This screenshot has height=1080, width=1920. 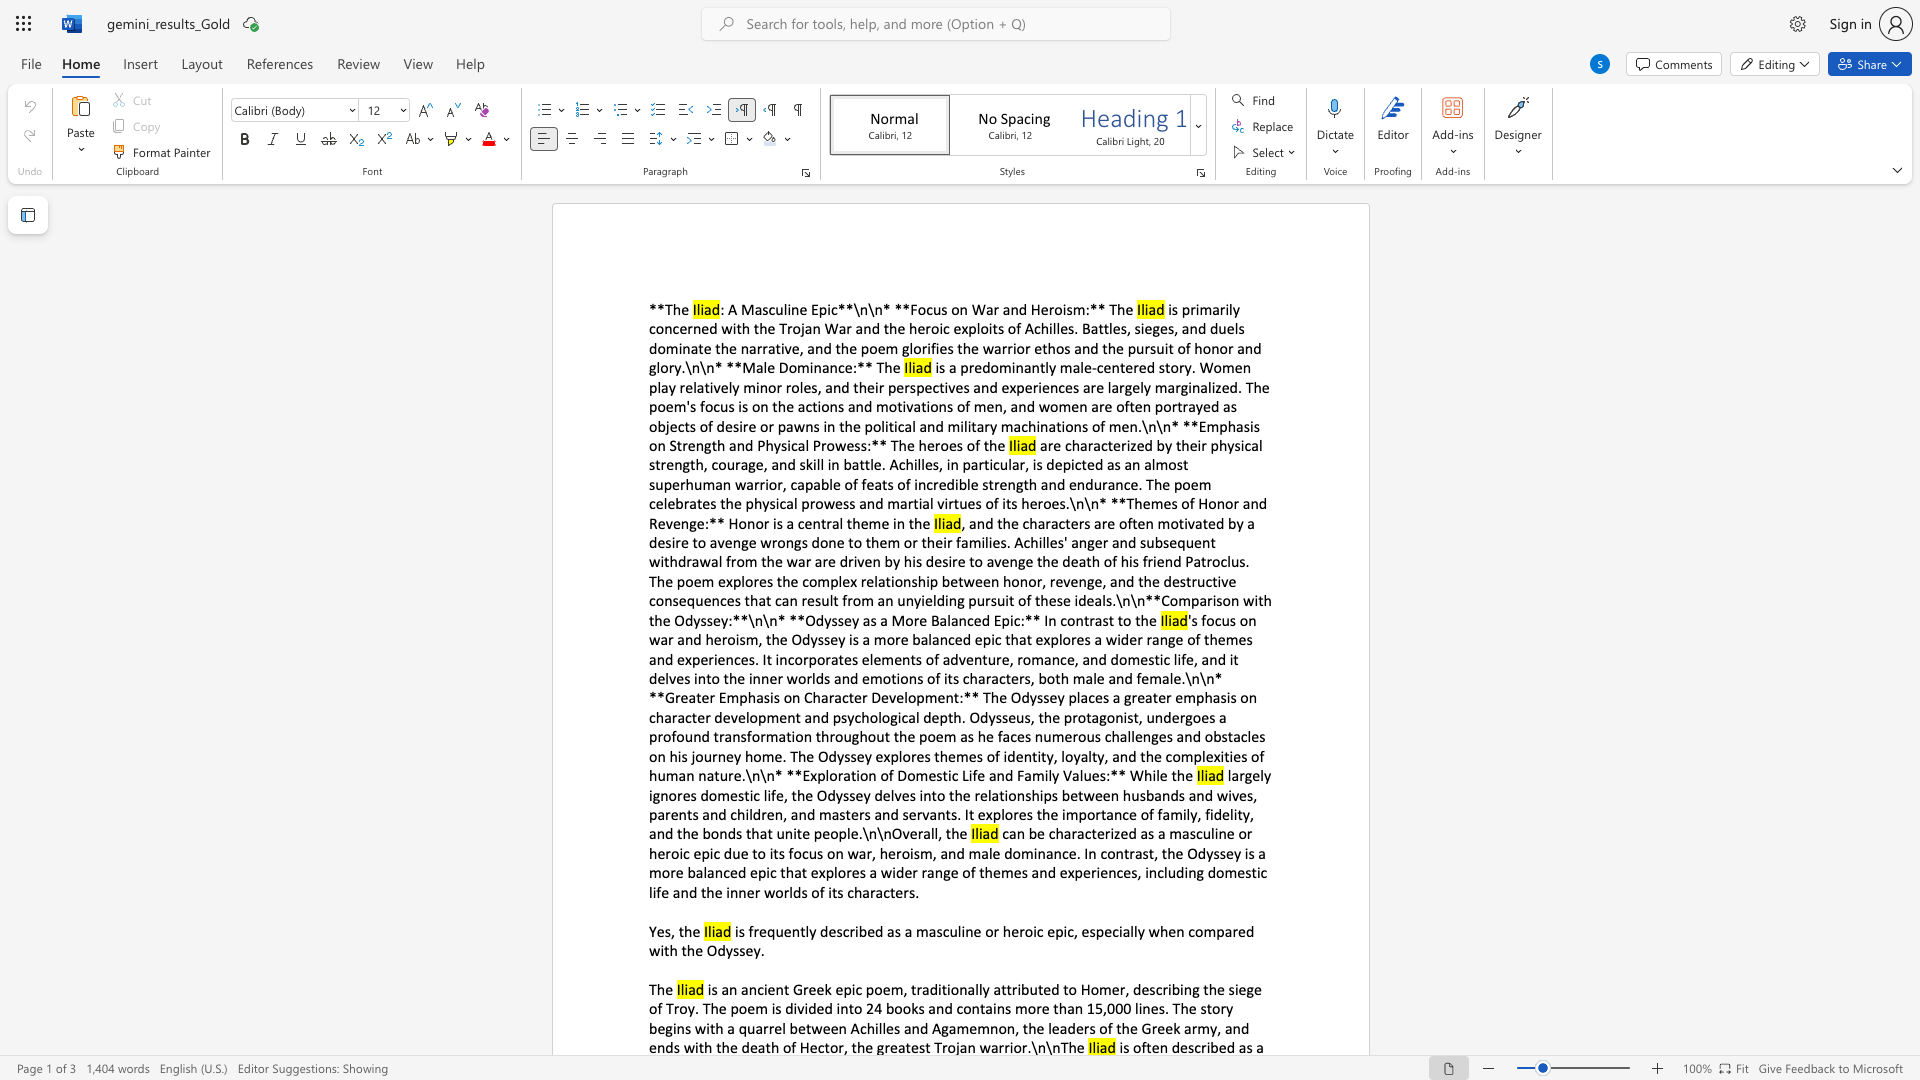 What do you see at coordinates (882, 327) in the screenshot?
I see `the subset text "the heroic exploits of Achilles. Battles, sieges, and duels dominate the narrative, and the poem glorifie" within the text "is primarily concerned with the Trojan War and the heroic exploits of Achilles. Battles, sieges, and duels dominate the narrative, and the poem glorifies the warrior ethos and the pursuit of honor and glory.\n\n* **Male Dominance:** The"` at bounding box center [882, 327].